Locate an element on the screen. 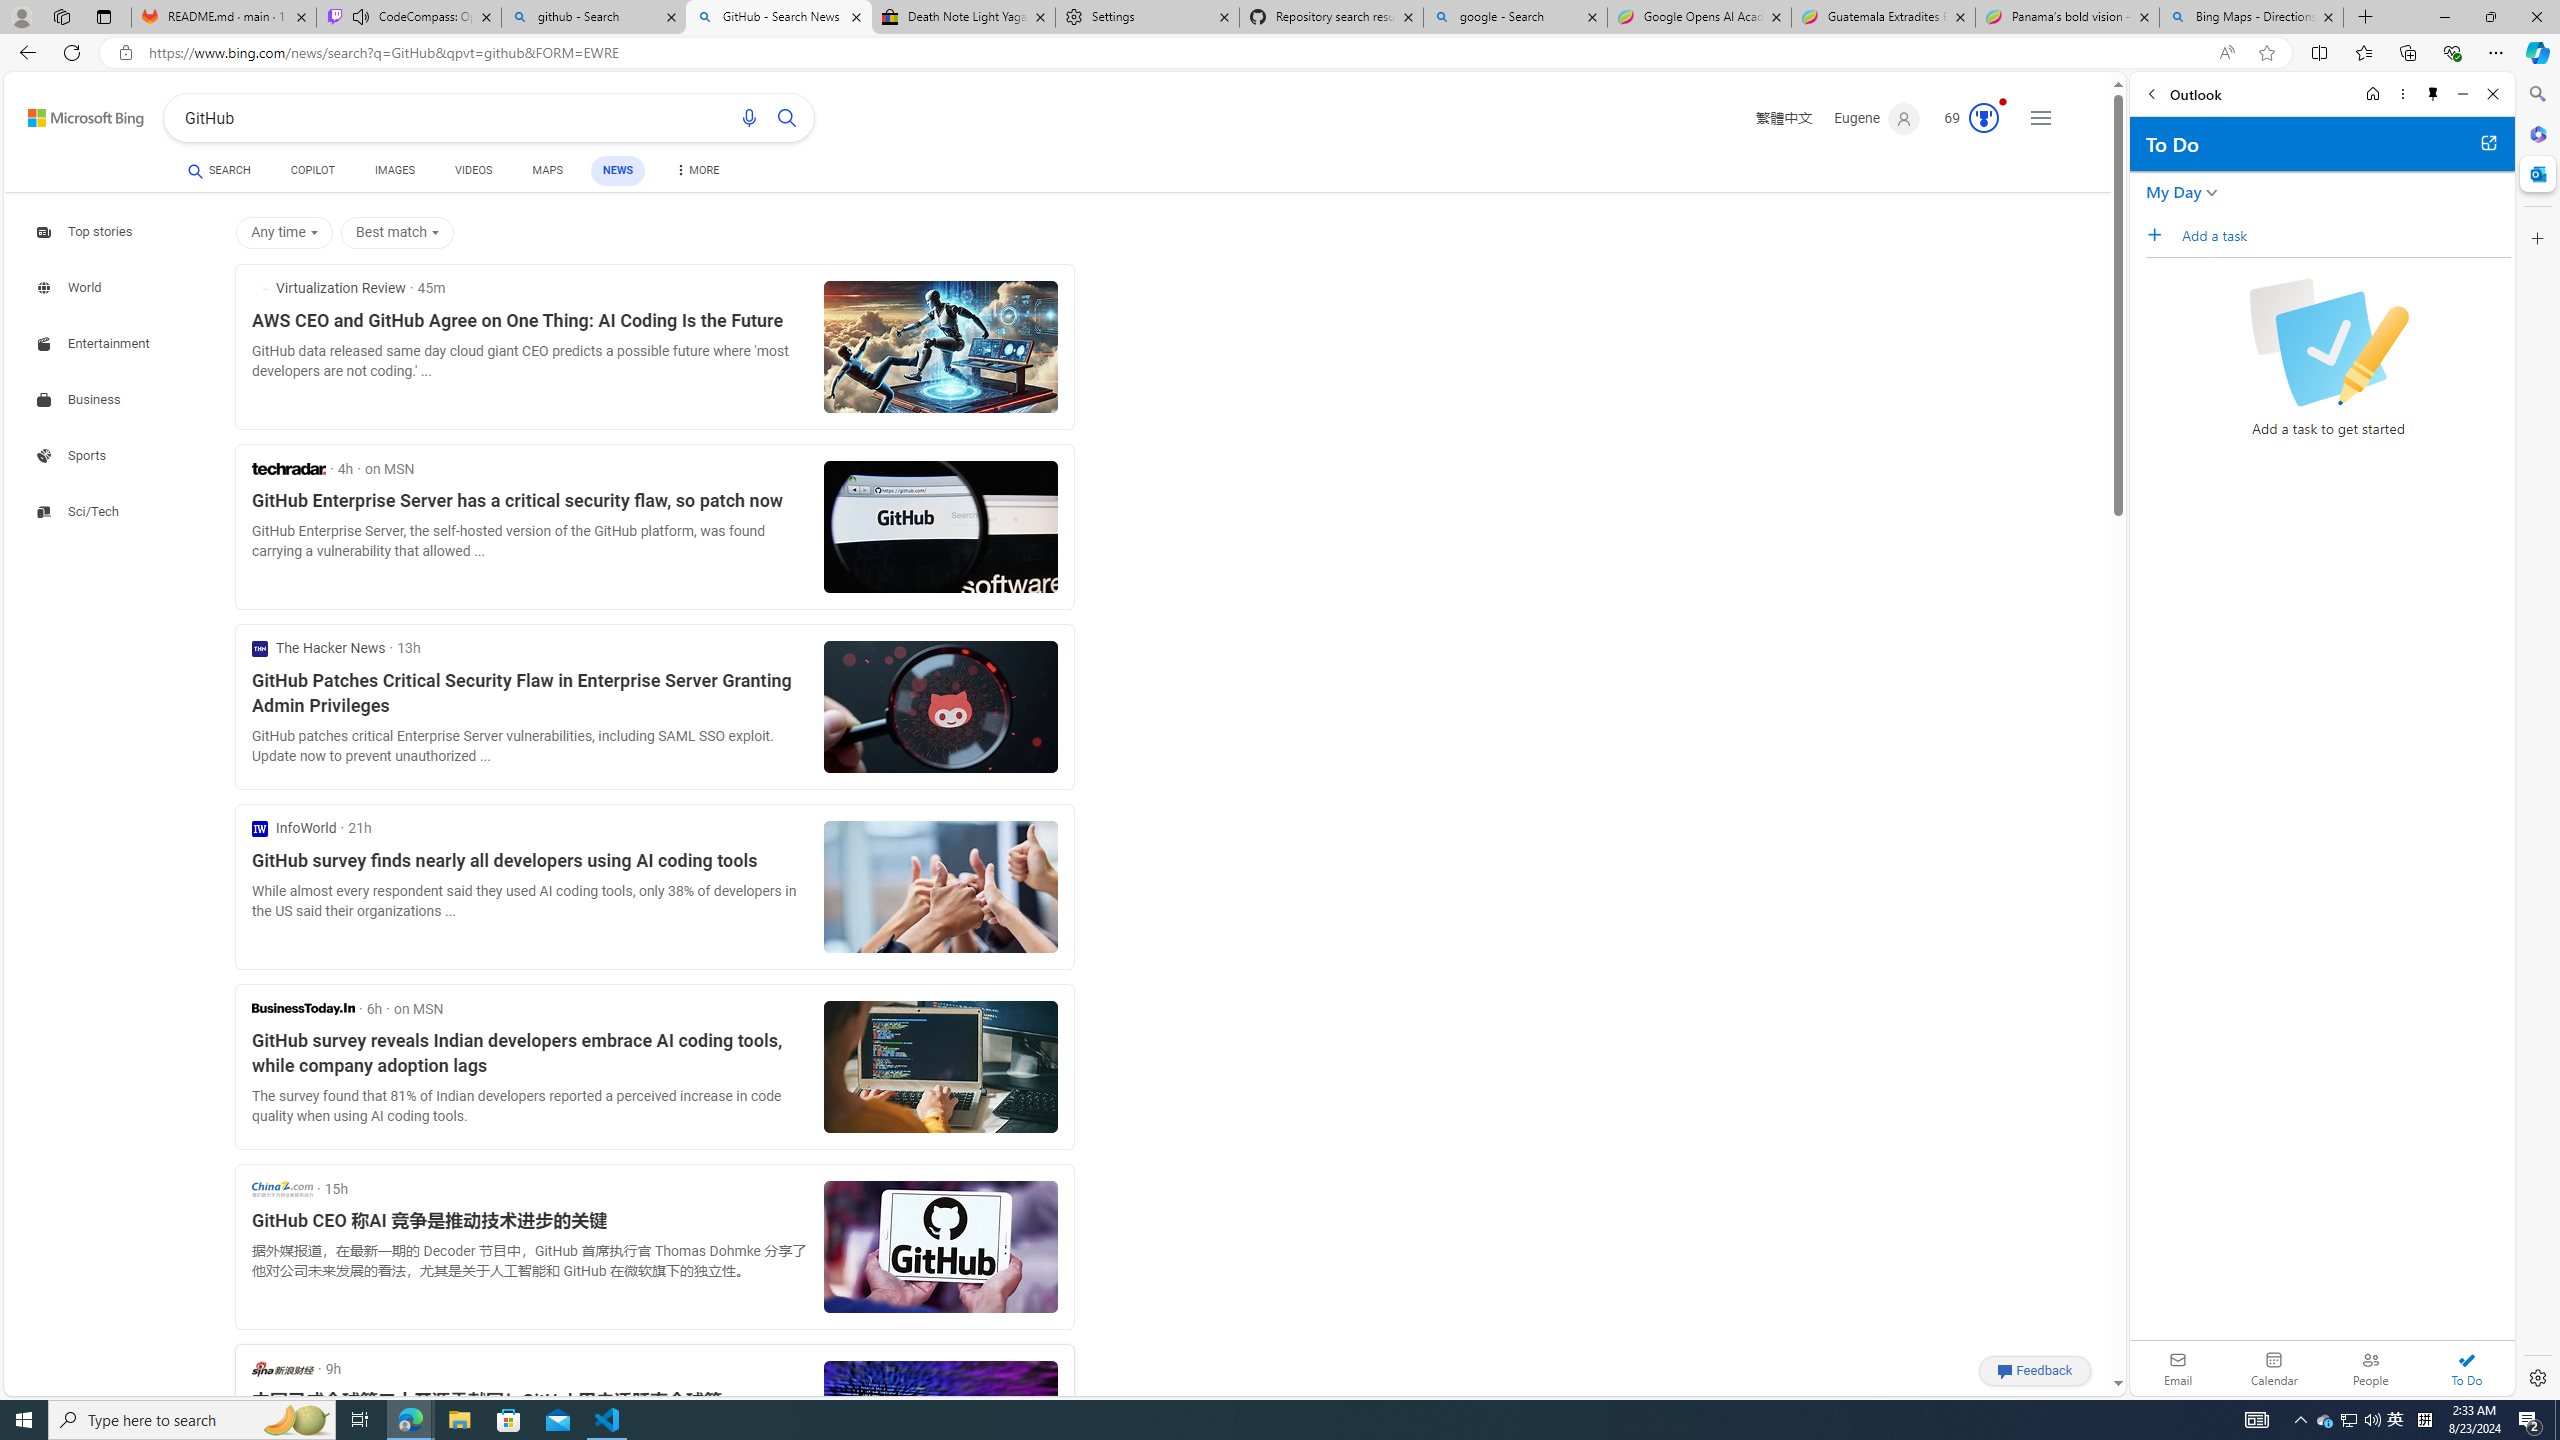 The width and height of the screenshot is (2560, 1440). 'My Day' is located at coordinates (2172, 191).